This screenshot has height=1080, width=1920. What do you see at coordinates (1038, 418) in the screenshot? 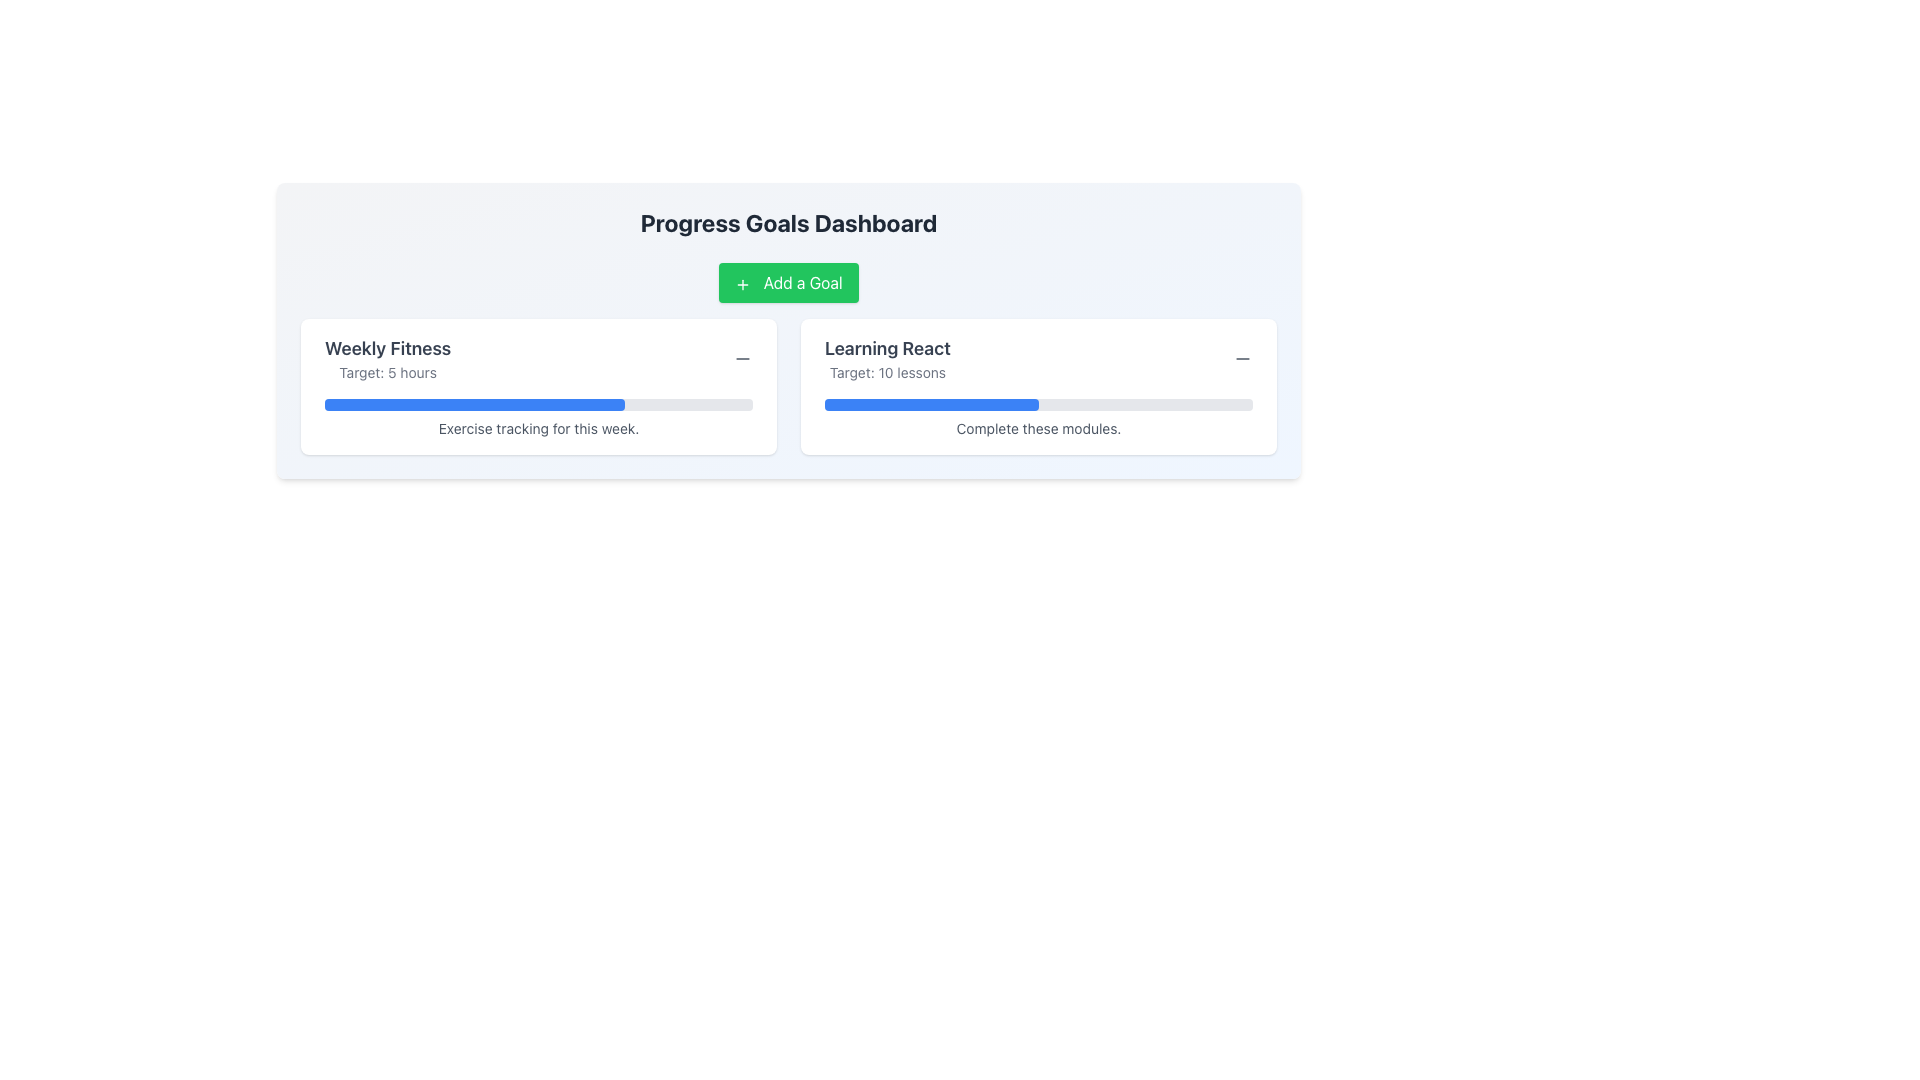
I see `the text 'Complete these modules.' located beneath the progress bar within the 'Learning React' card` at bounding box center [1038, 418].